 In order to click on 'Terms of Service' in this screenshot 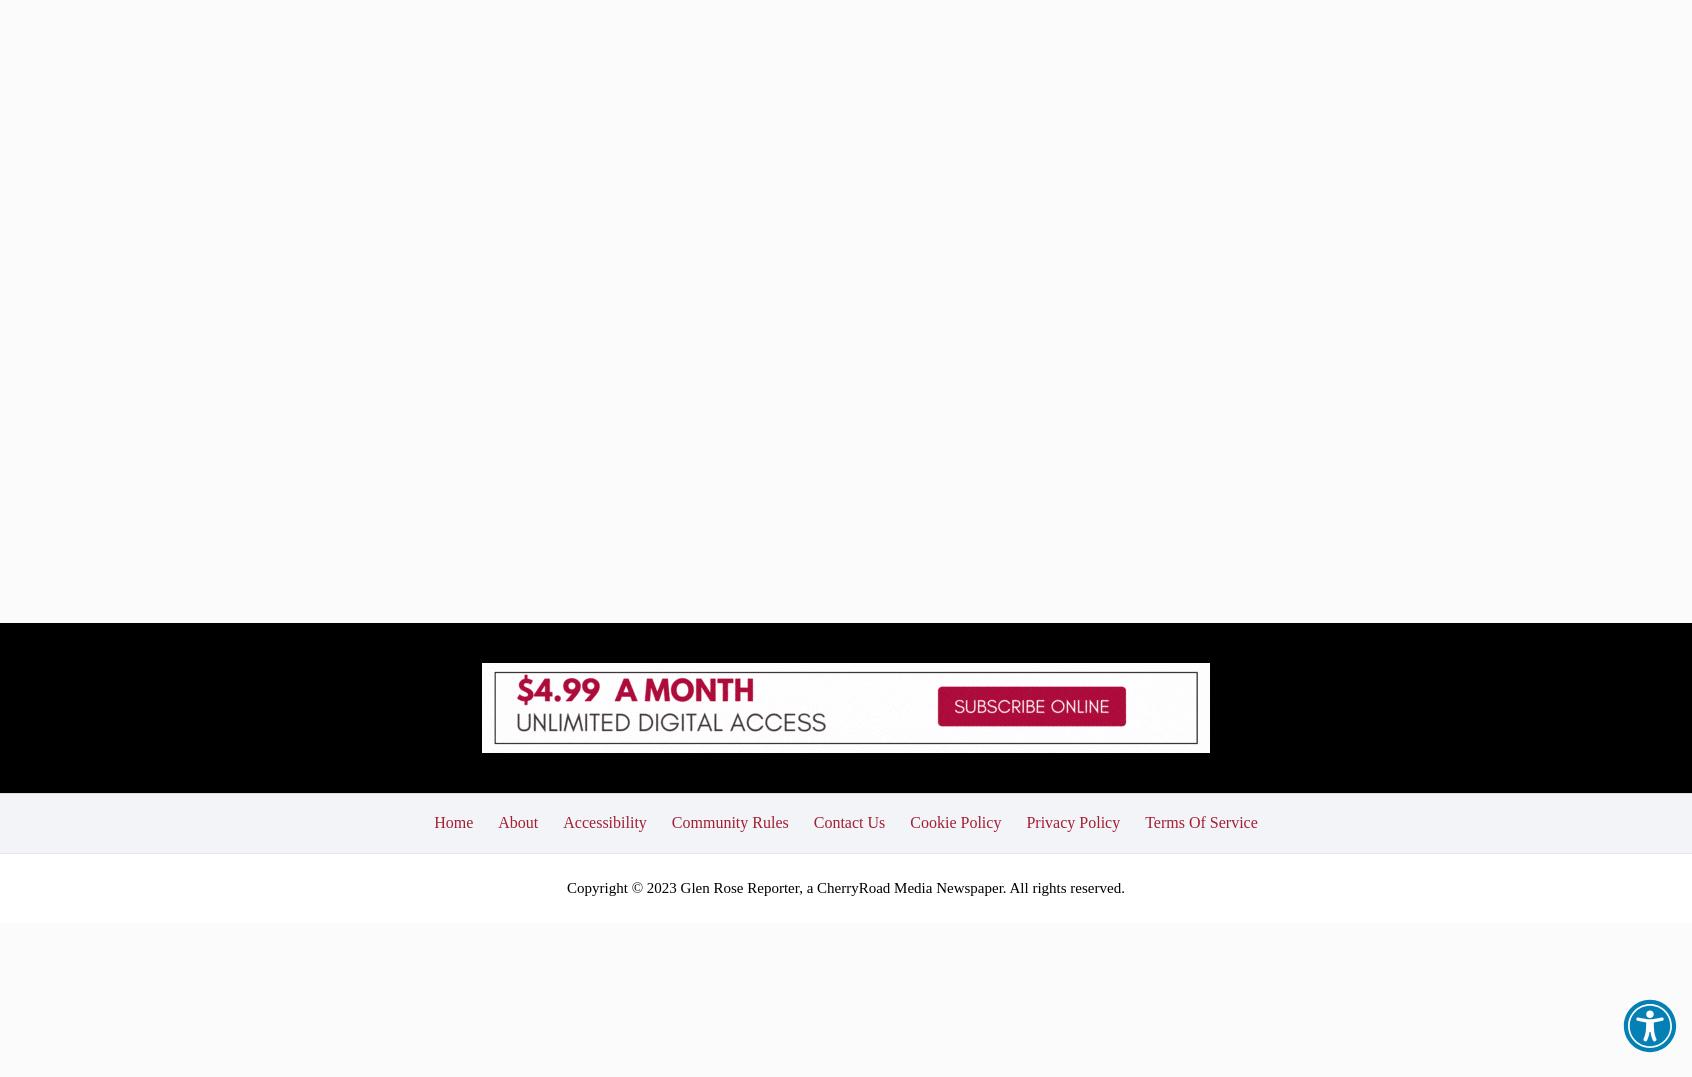, I will do `click(1143, 674)`.